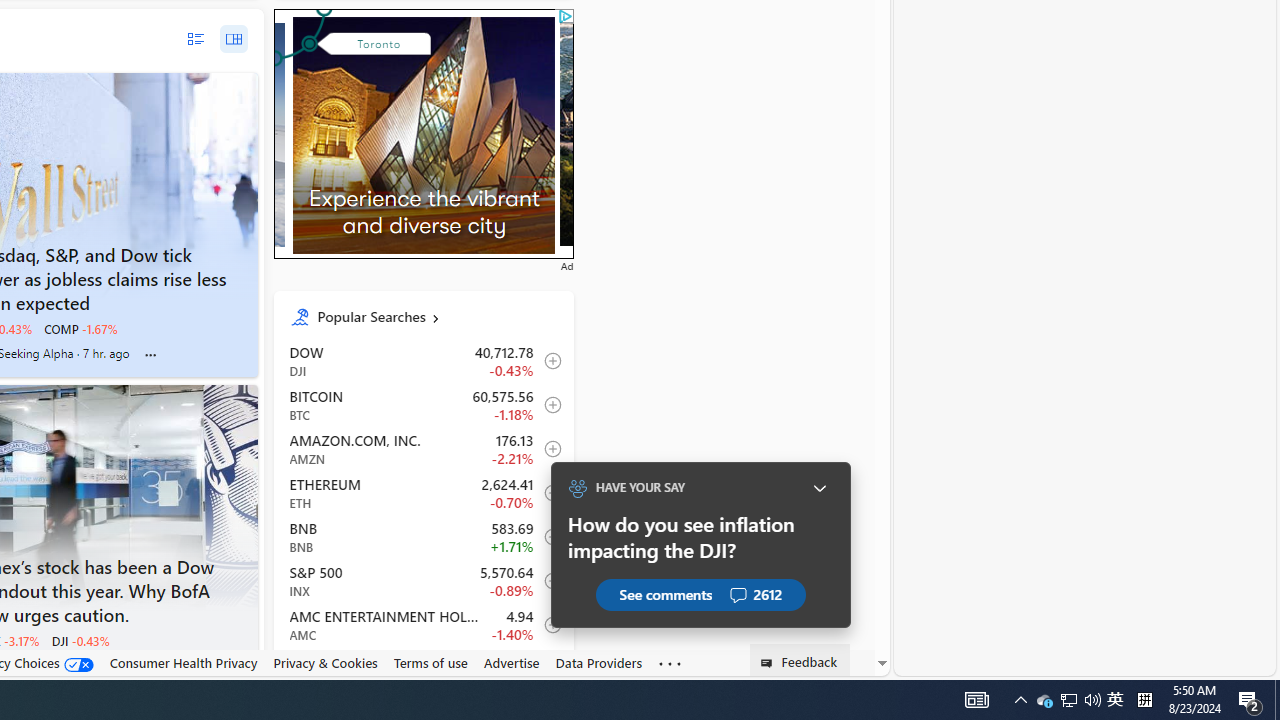 The image size is (1280, 720). I want to click on 'BTC Bitcoin decrease 60,575.56 -716.61 -1.18% itemundefined', so click(422, 405).